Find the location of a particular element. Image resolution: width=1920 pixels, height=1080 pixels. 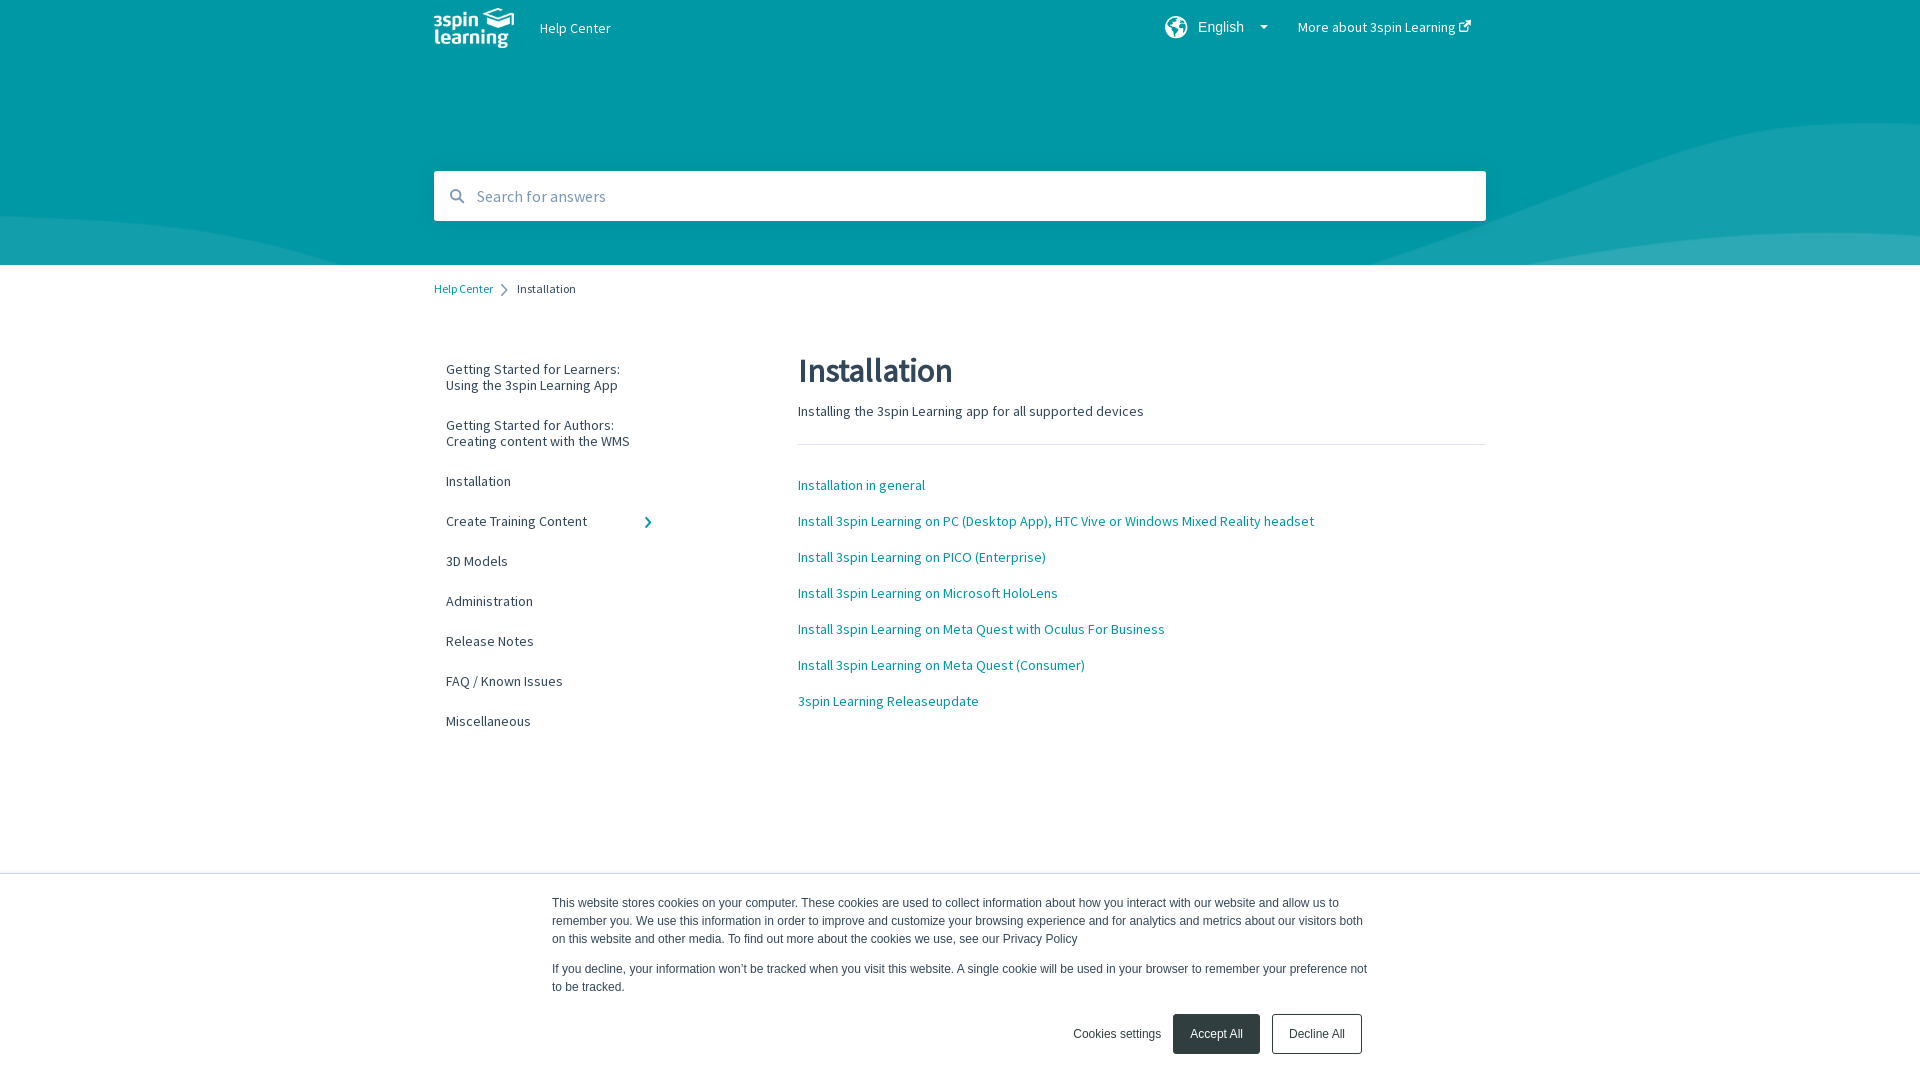

'Miscellaneous' is located at coordinates (432, 721).